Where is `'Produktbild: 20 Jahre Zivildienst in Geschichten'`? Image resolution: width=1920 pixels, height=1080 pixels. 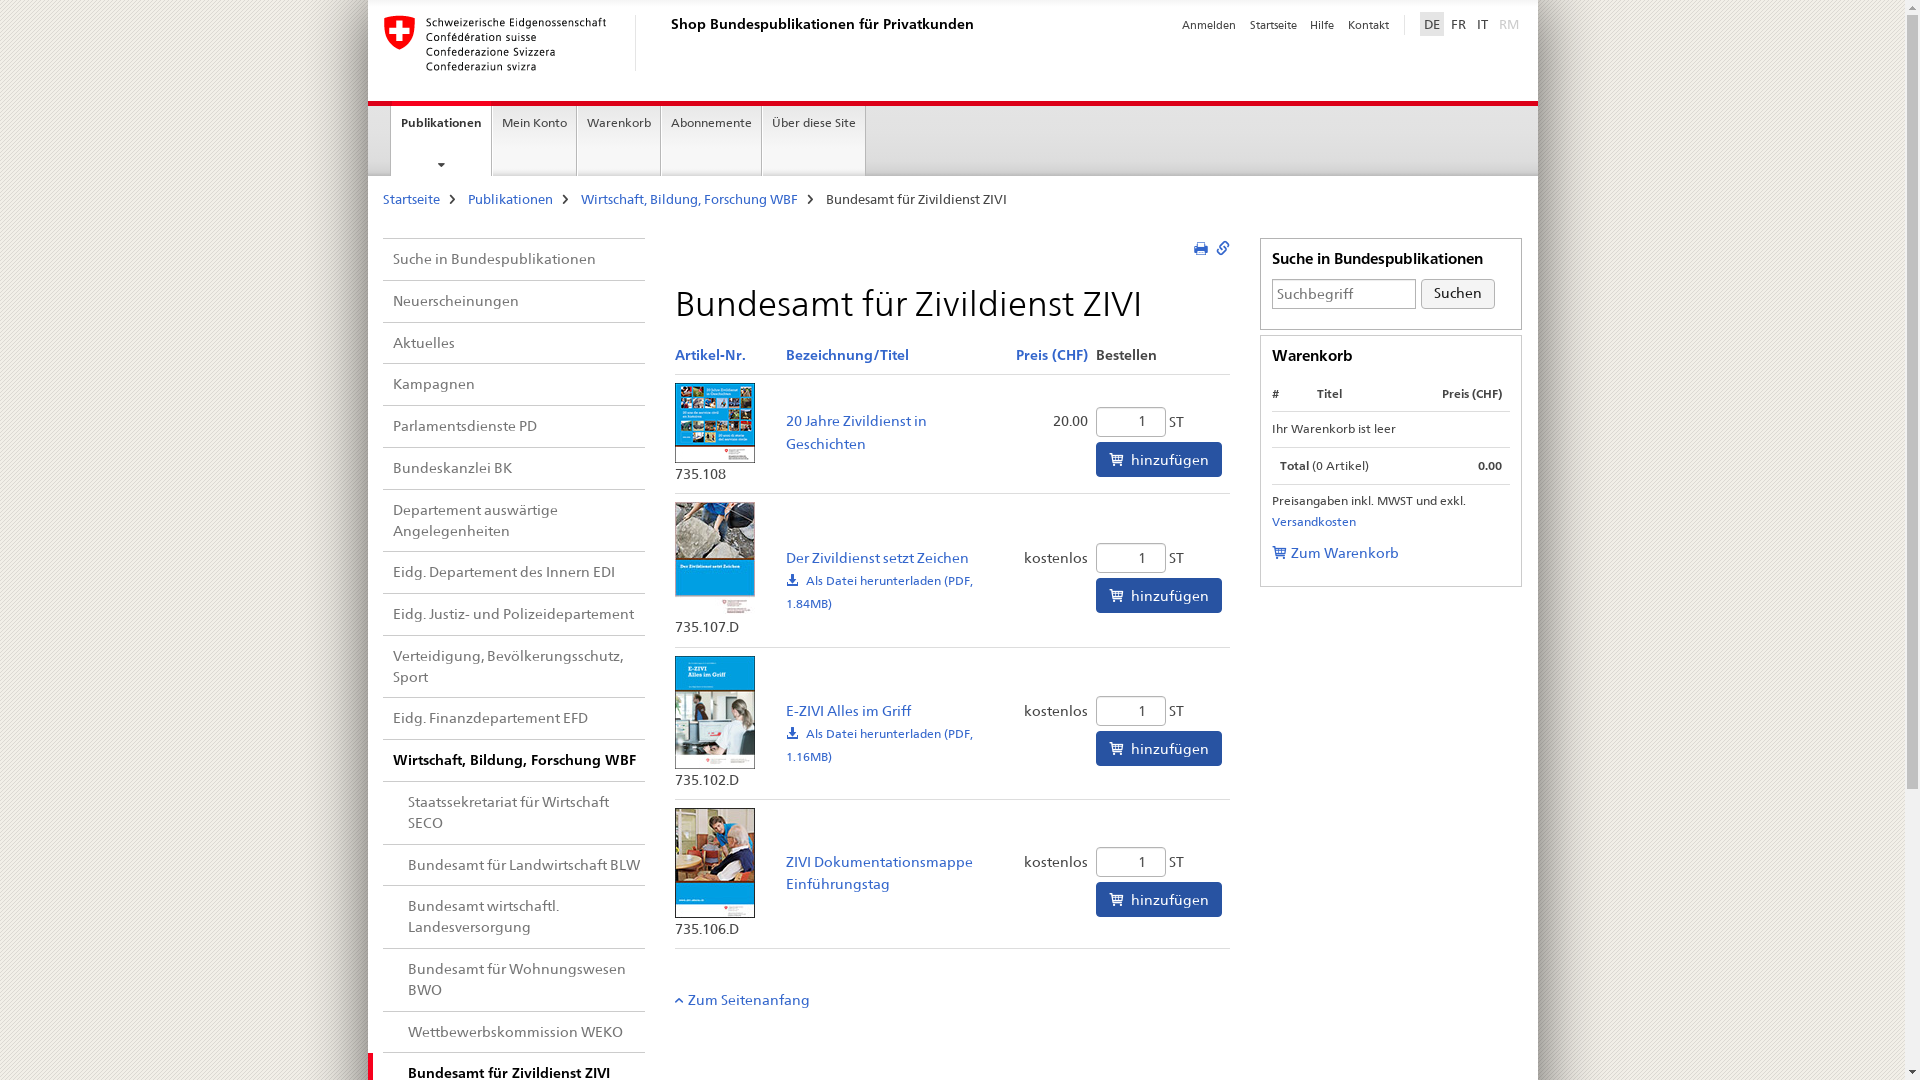 'Produktbild: 20 Jahre Zivildienst in Geschichten' is located at coordinates (715, 419).